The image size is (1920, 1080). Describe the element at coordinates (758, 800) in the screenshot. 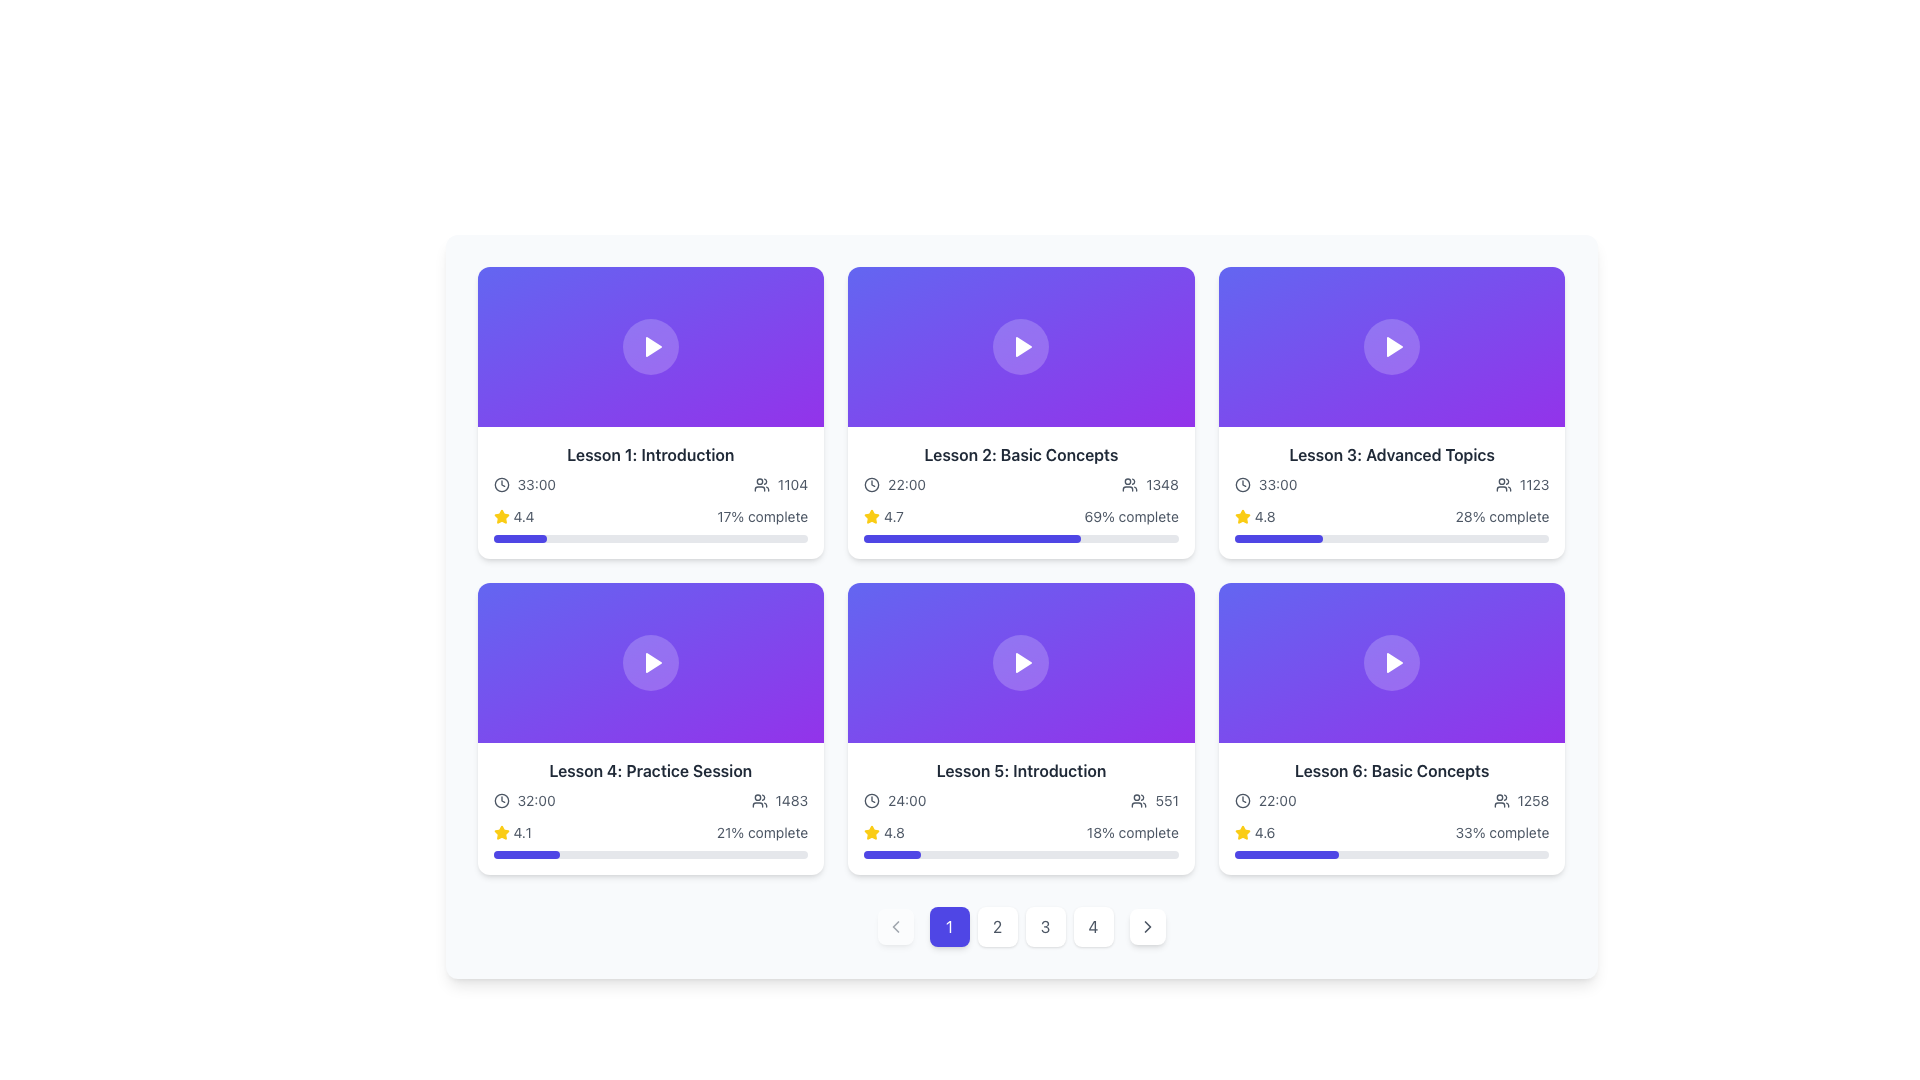

I see `the informational icon that represents the number of users or participants, which is located to the left of the text '1483' in the fourth card of the grid` at that location.